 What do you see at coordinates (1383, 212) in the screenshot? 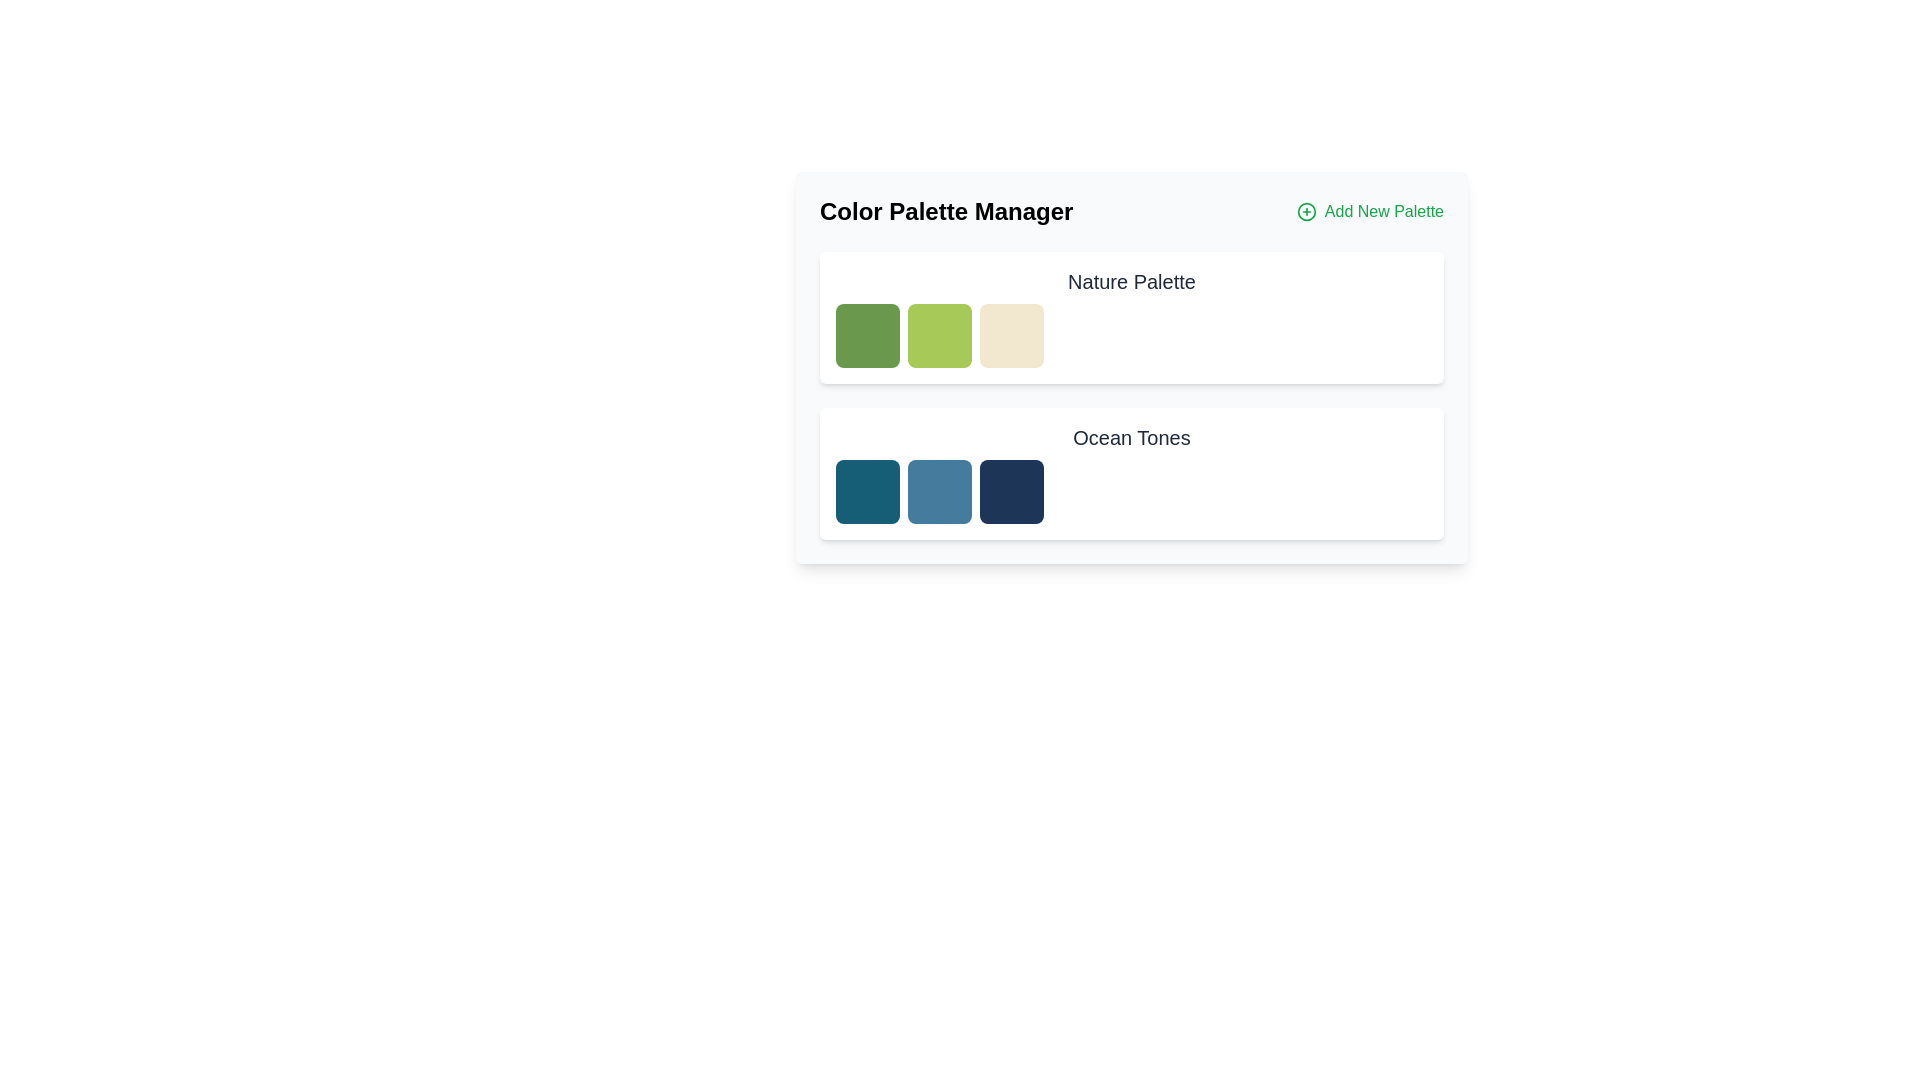
I see `the button-like interface labeled with Plain text in the top-right corner of the main color palette to initiate the creation of a new palette` at bounding box center [1383, 212].